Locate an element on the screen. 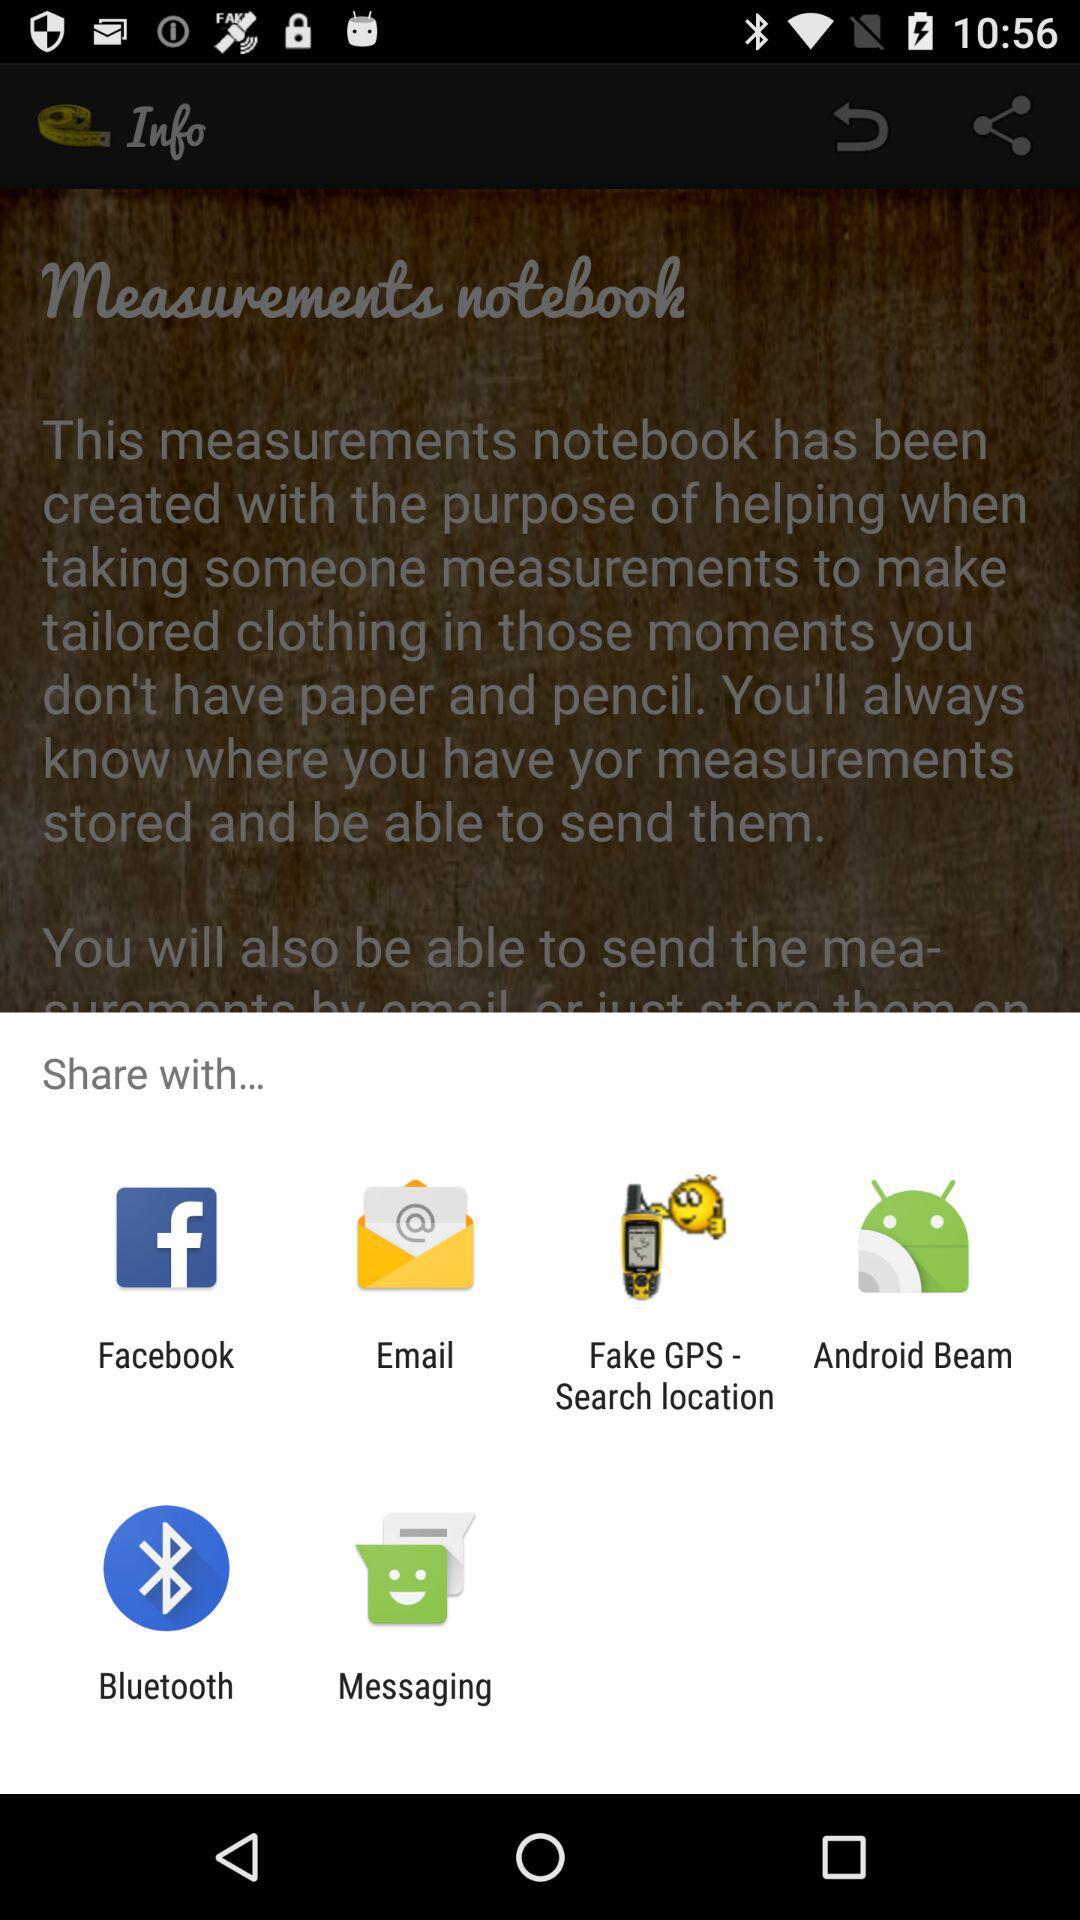  the item next to the android beam app is located at coordinates (664, 1374).